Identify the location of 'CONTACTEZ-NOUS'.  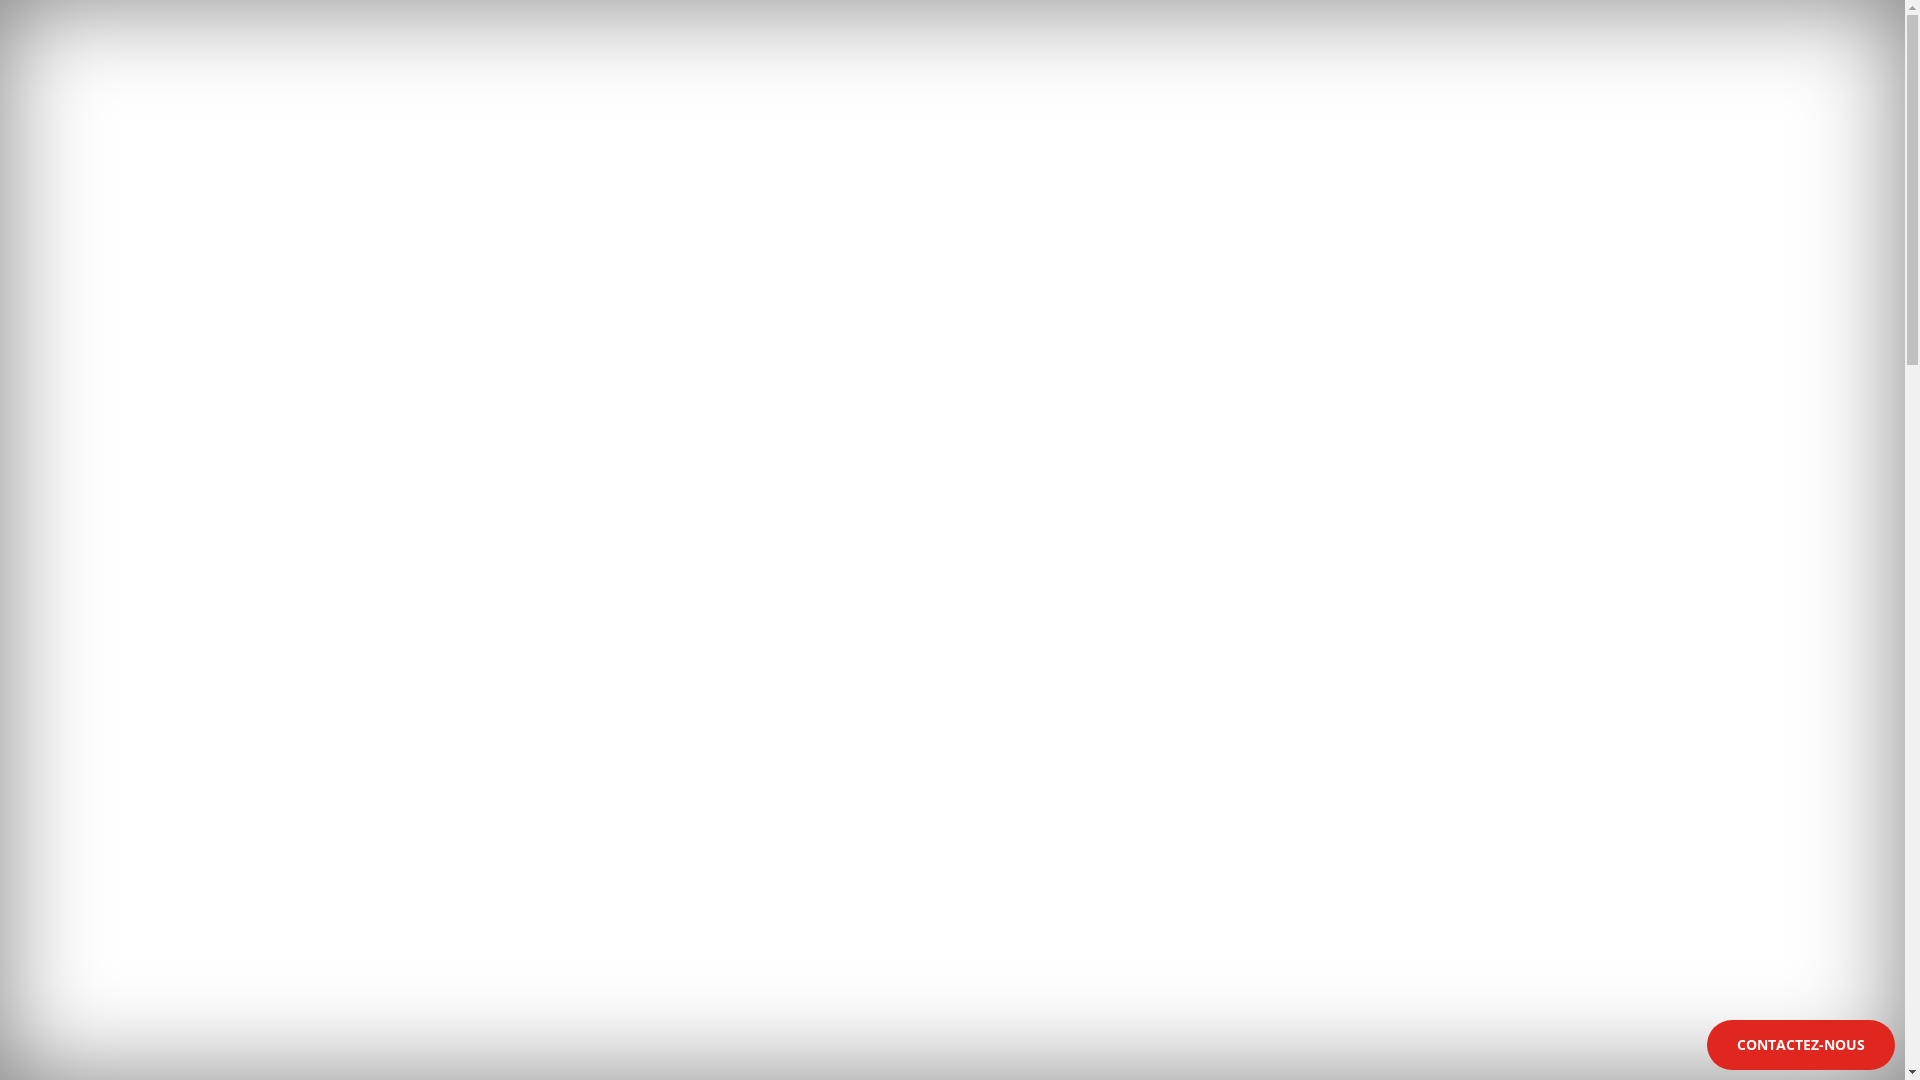
(1800, 1044).